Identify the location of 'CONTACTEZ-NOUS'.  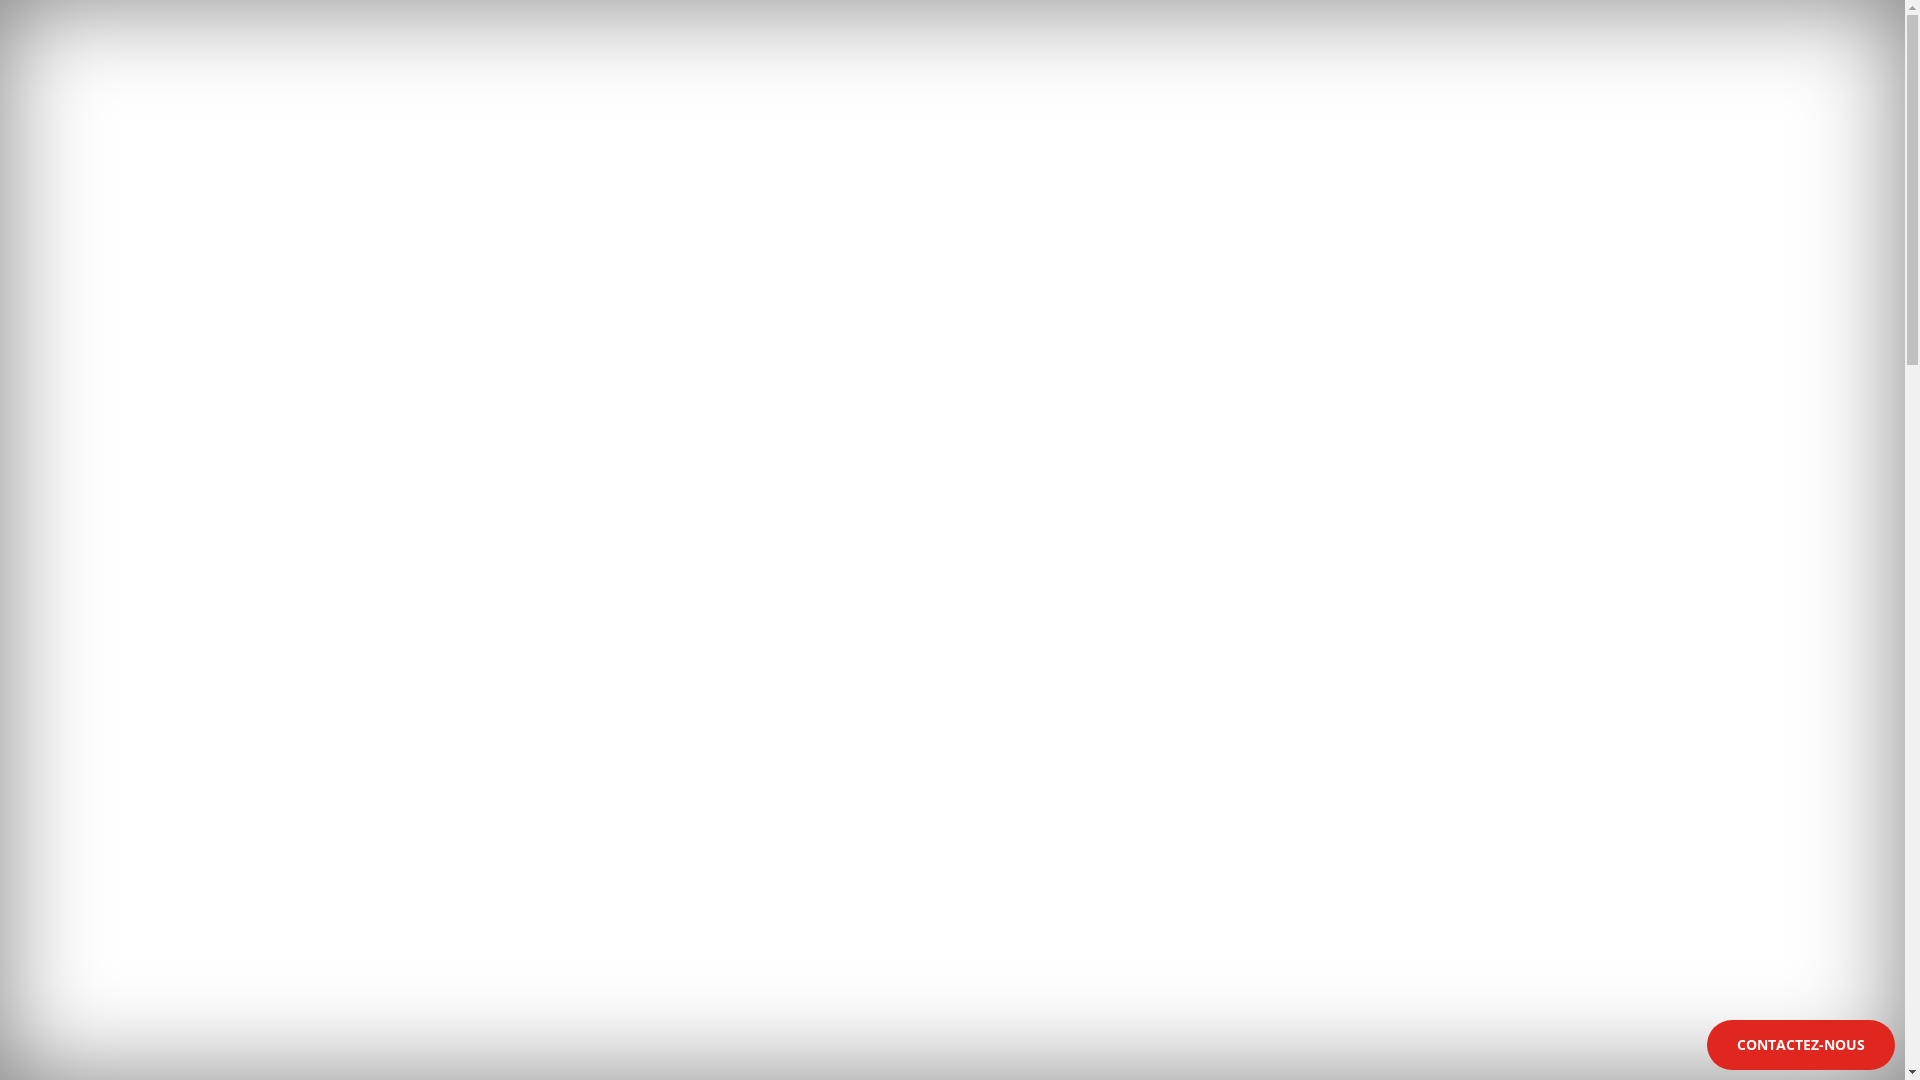
(1800, 1044).